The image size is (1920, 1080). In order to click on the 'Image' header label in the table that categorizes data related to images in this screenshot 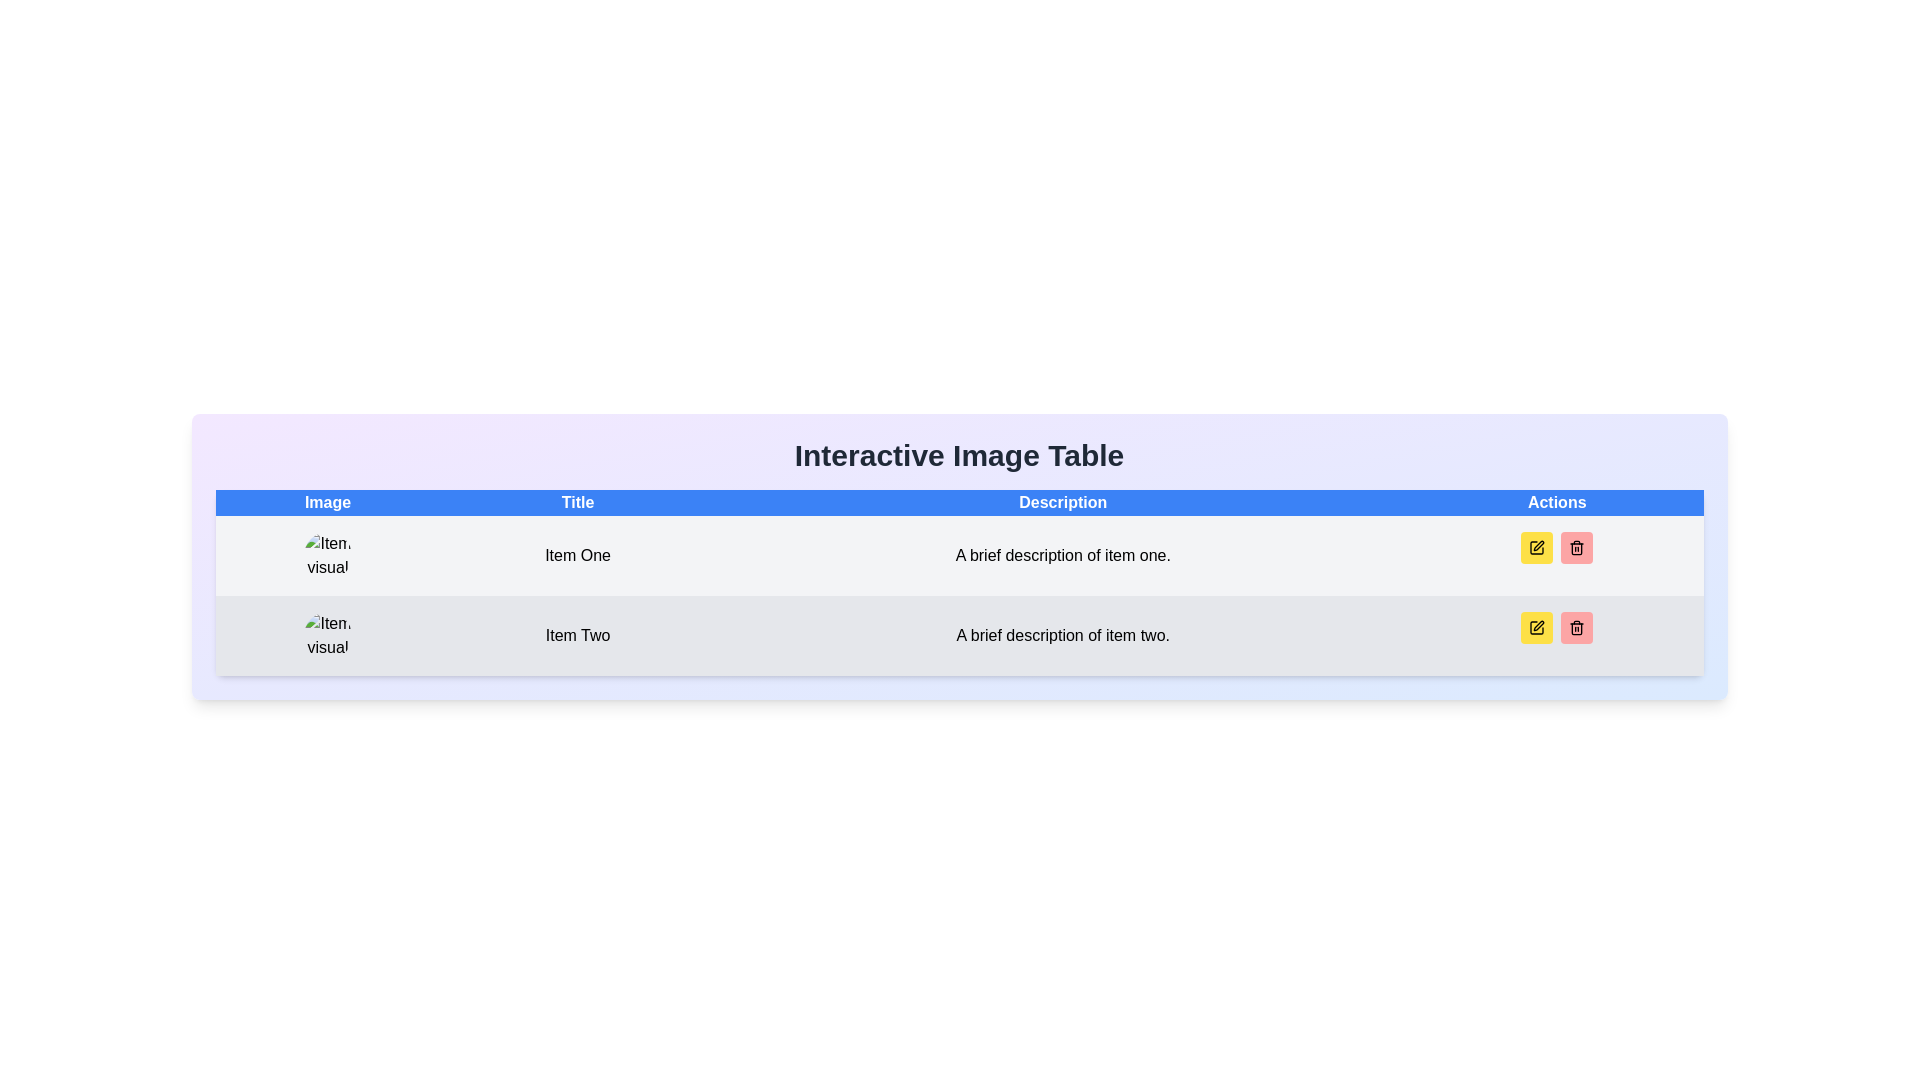, I will do `click(327, 501)`.